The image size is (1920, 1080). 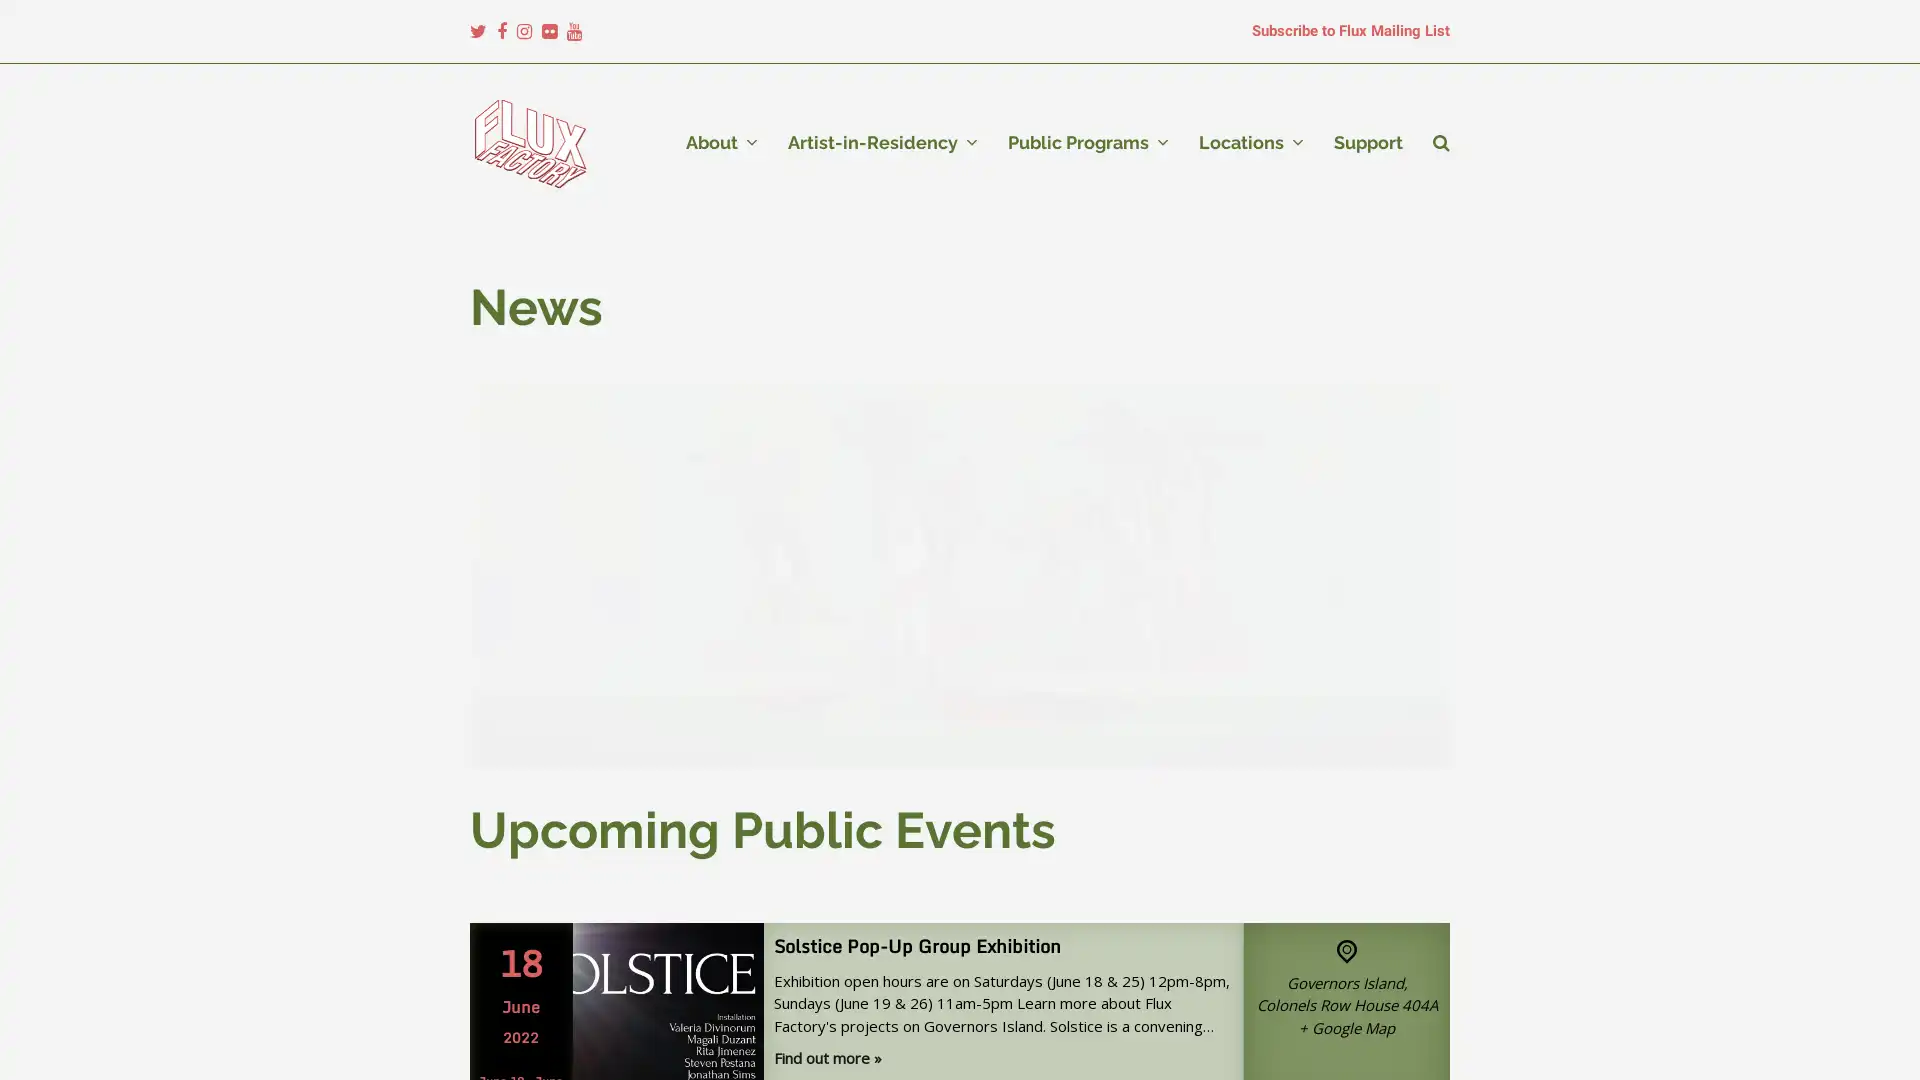 I want to click on Search, so click(x=1441, y=142).